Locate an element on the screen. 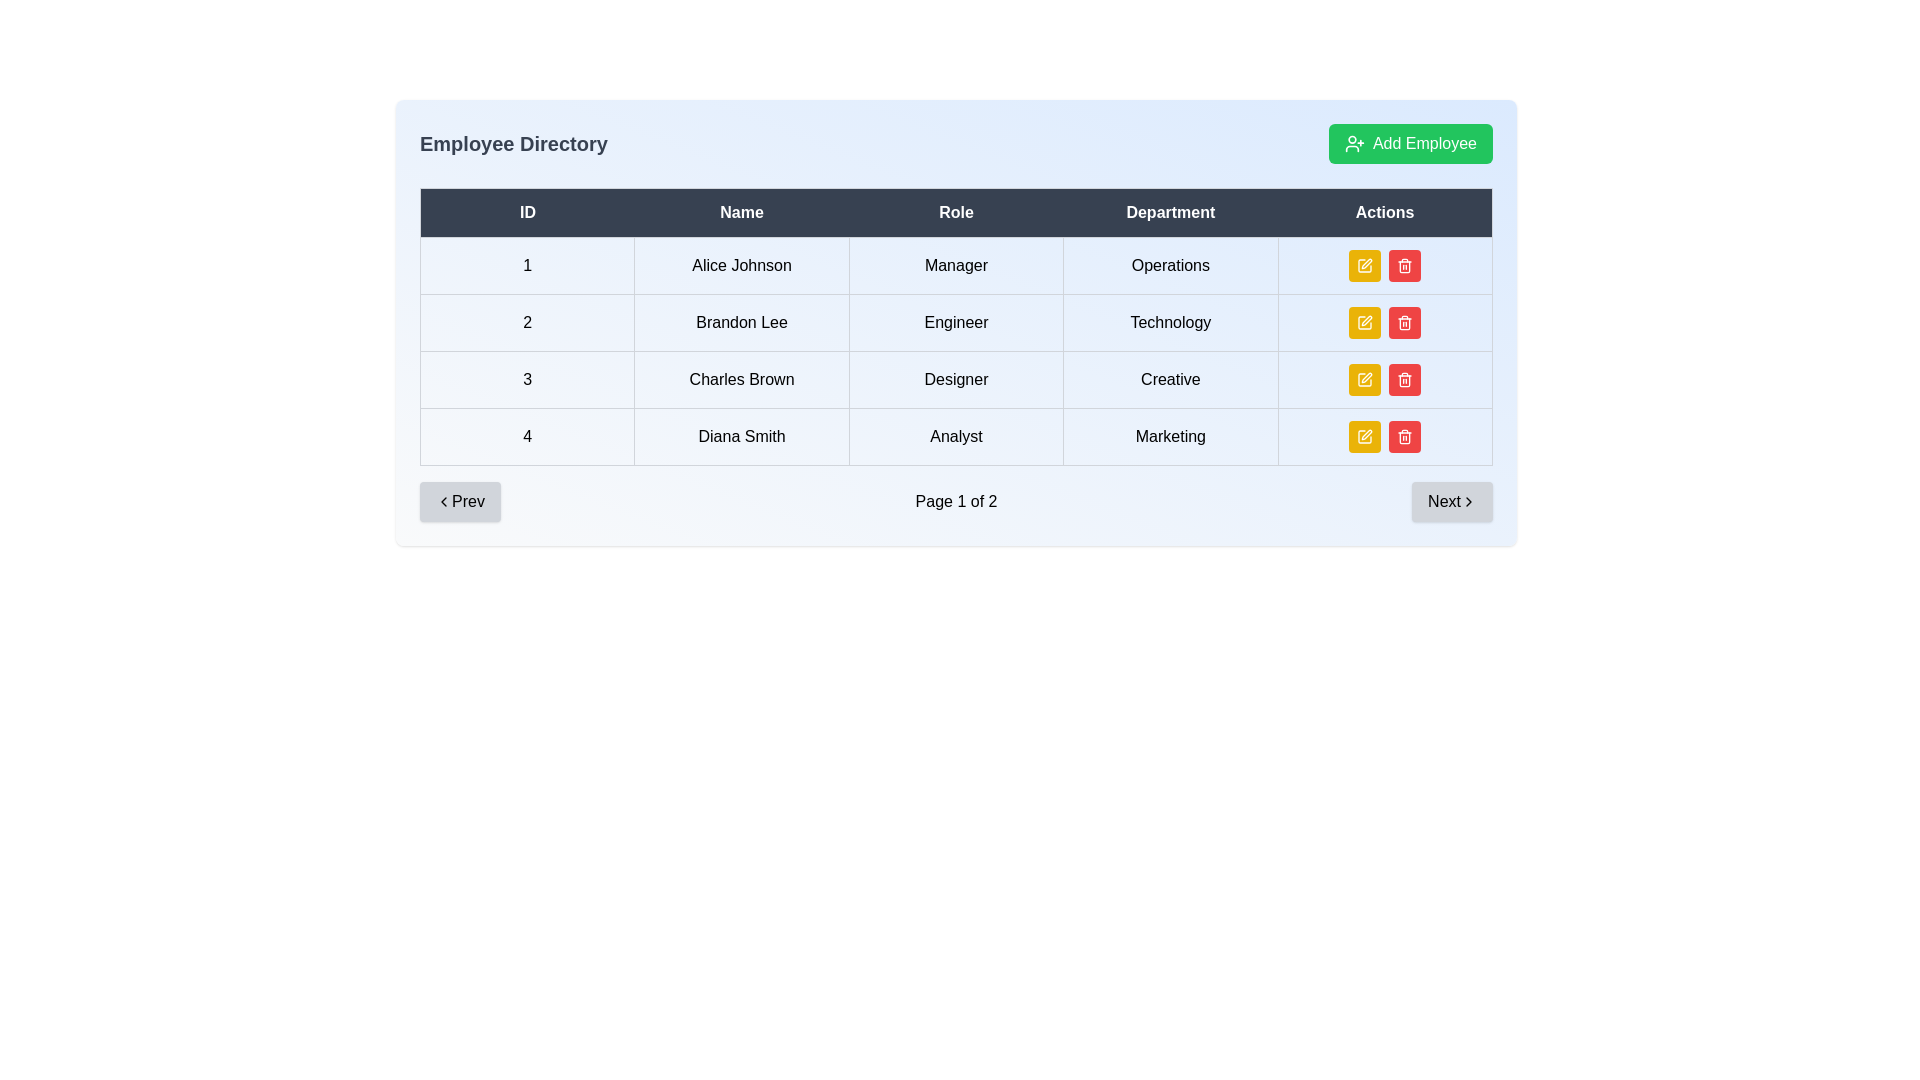  the 'Add Employee' button, which features an icon on the left side of the button text, located in the top-right corner above the table is located at coordinates (1354, 142).